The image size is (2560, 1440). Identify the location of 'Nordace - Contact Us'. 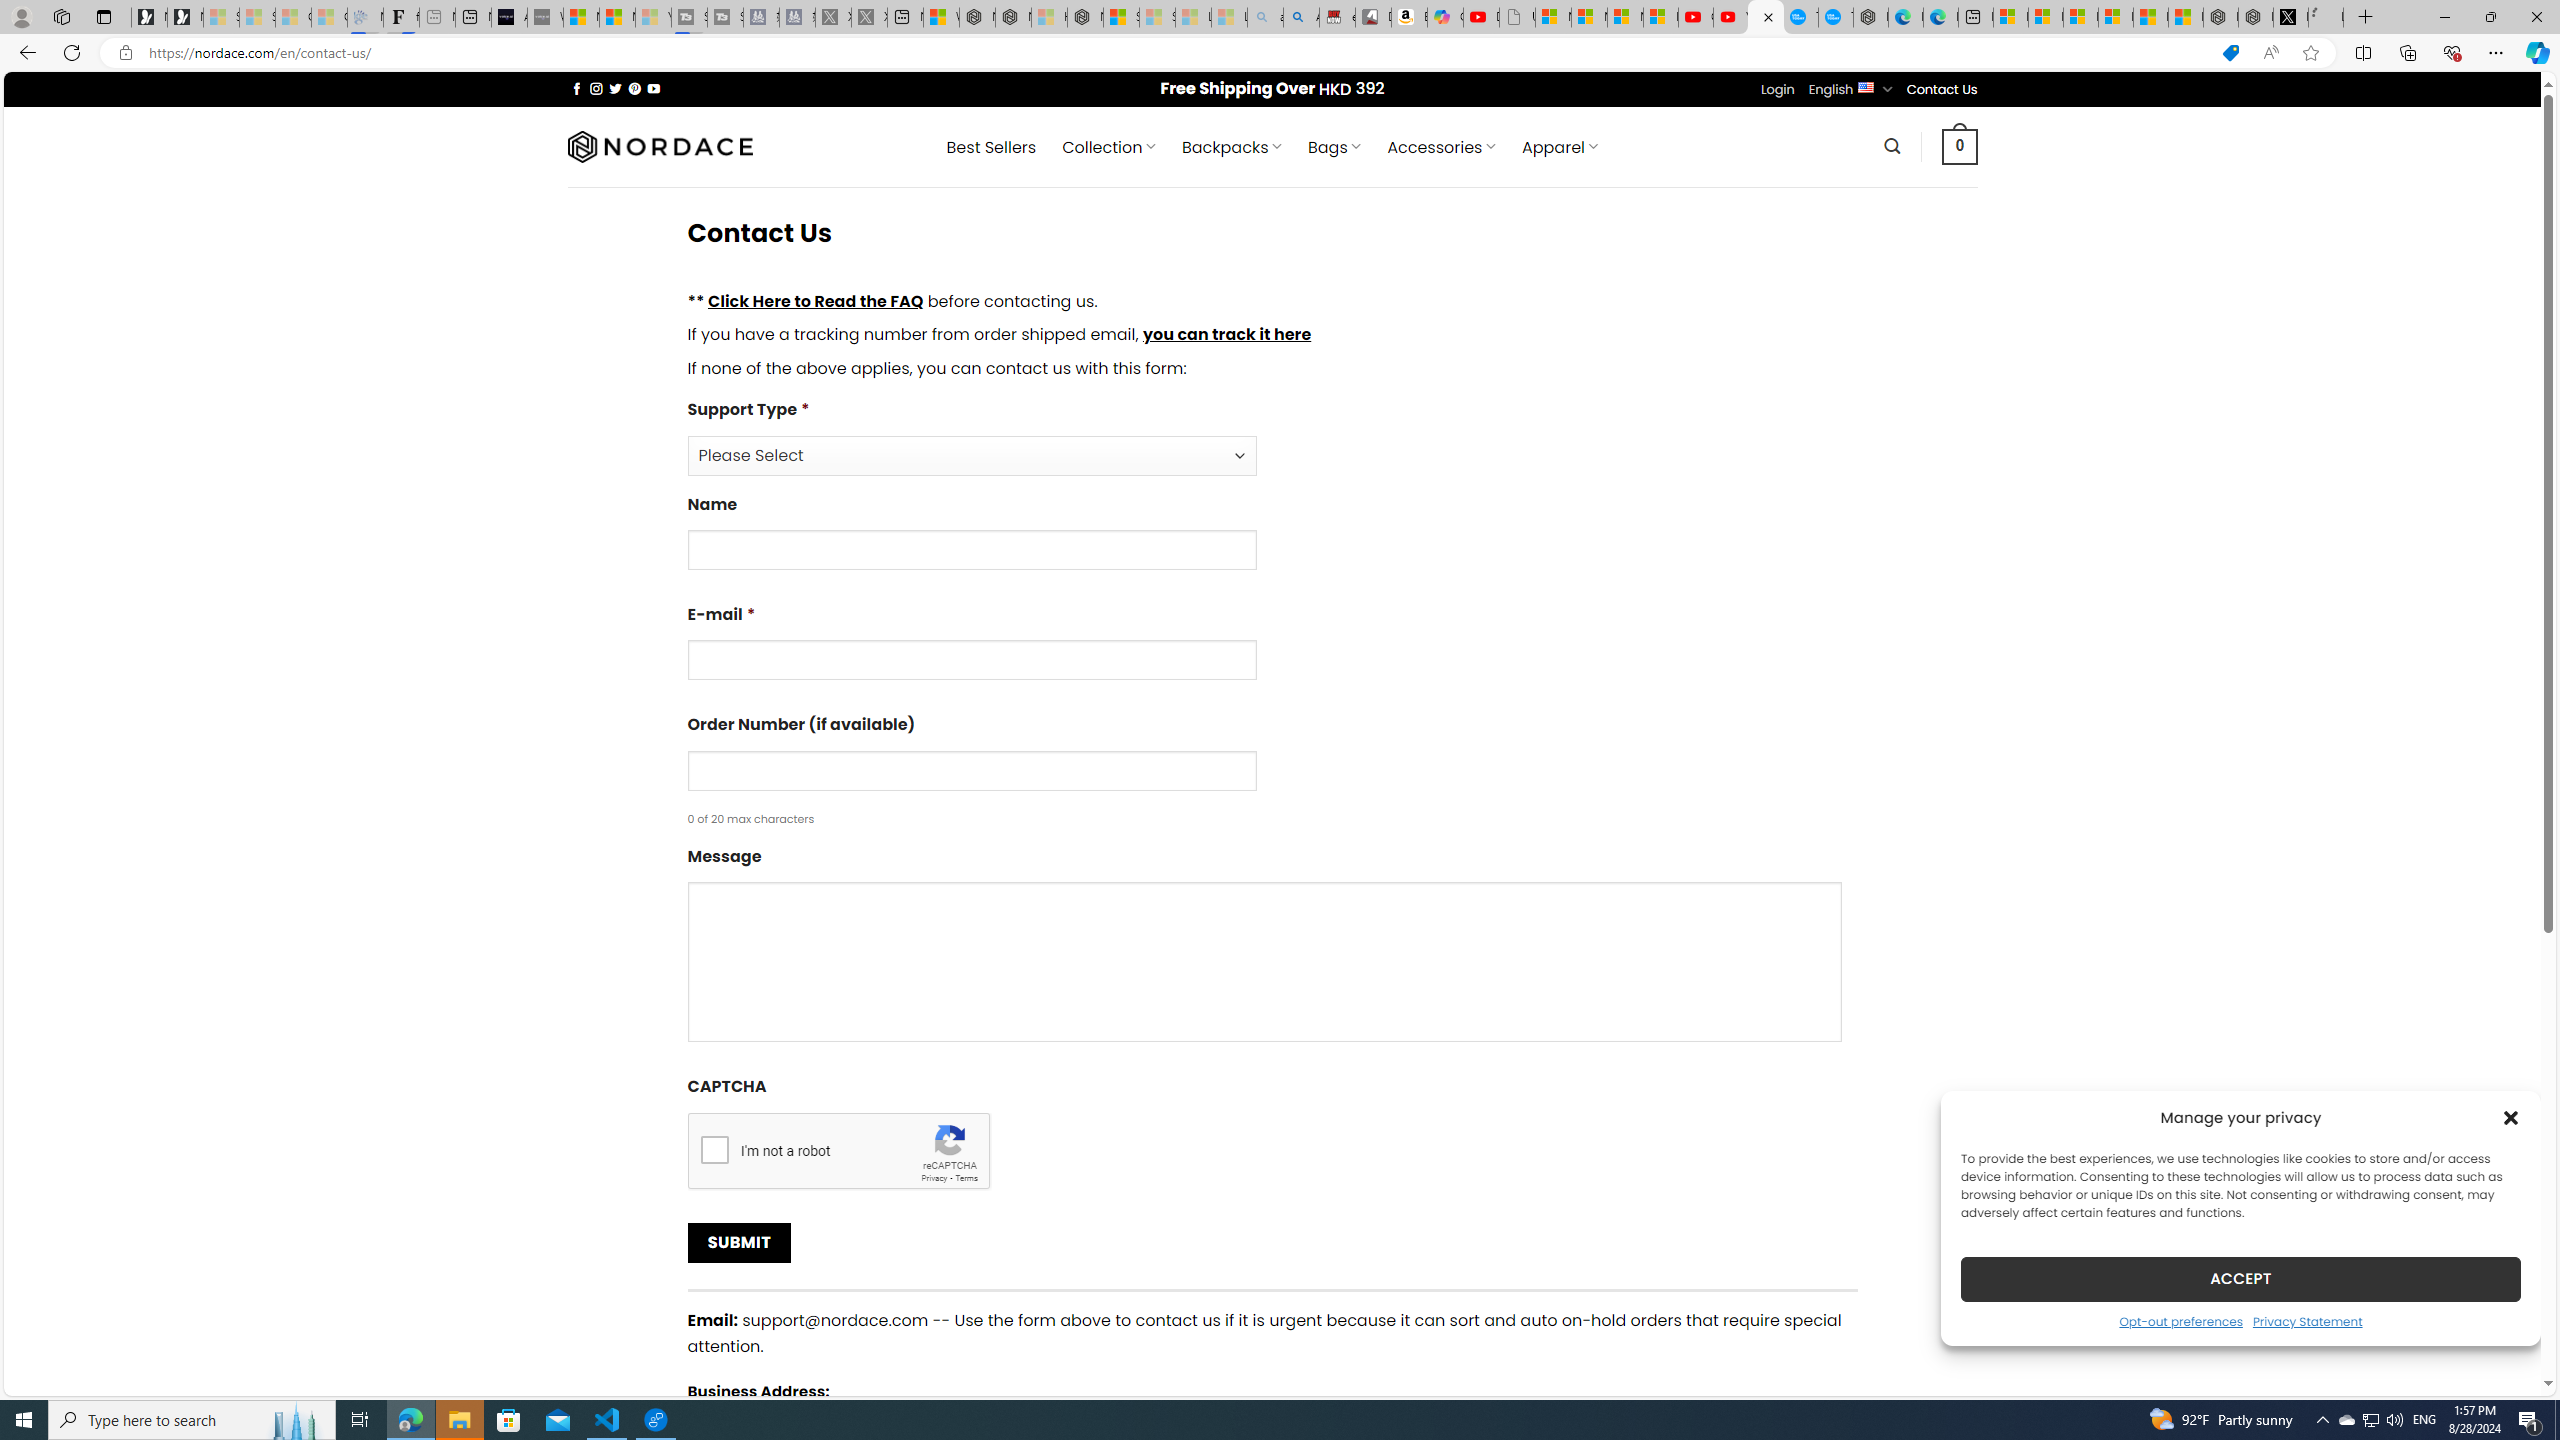
(1765, 16).